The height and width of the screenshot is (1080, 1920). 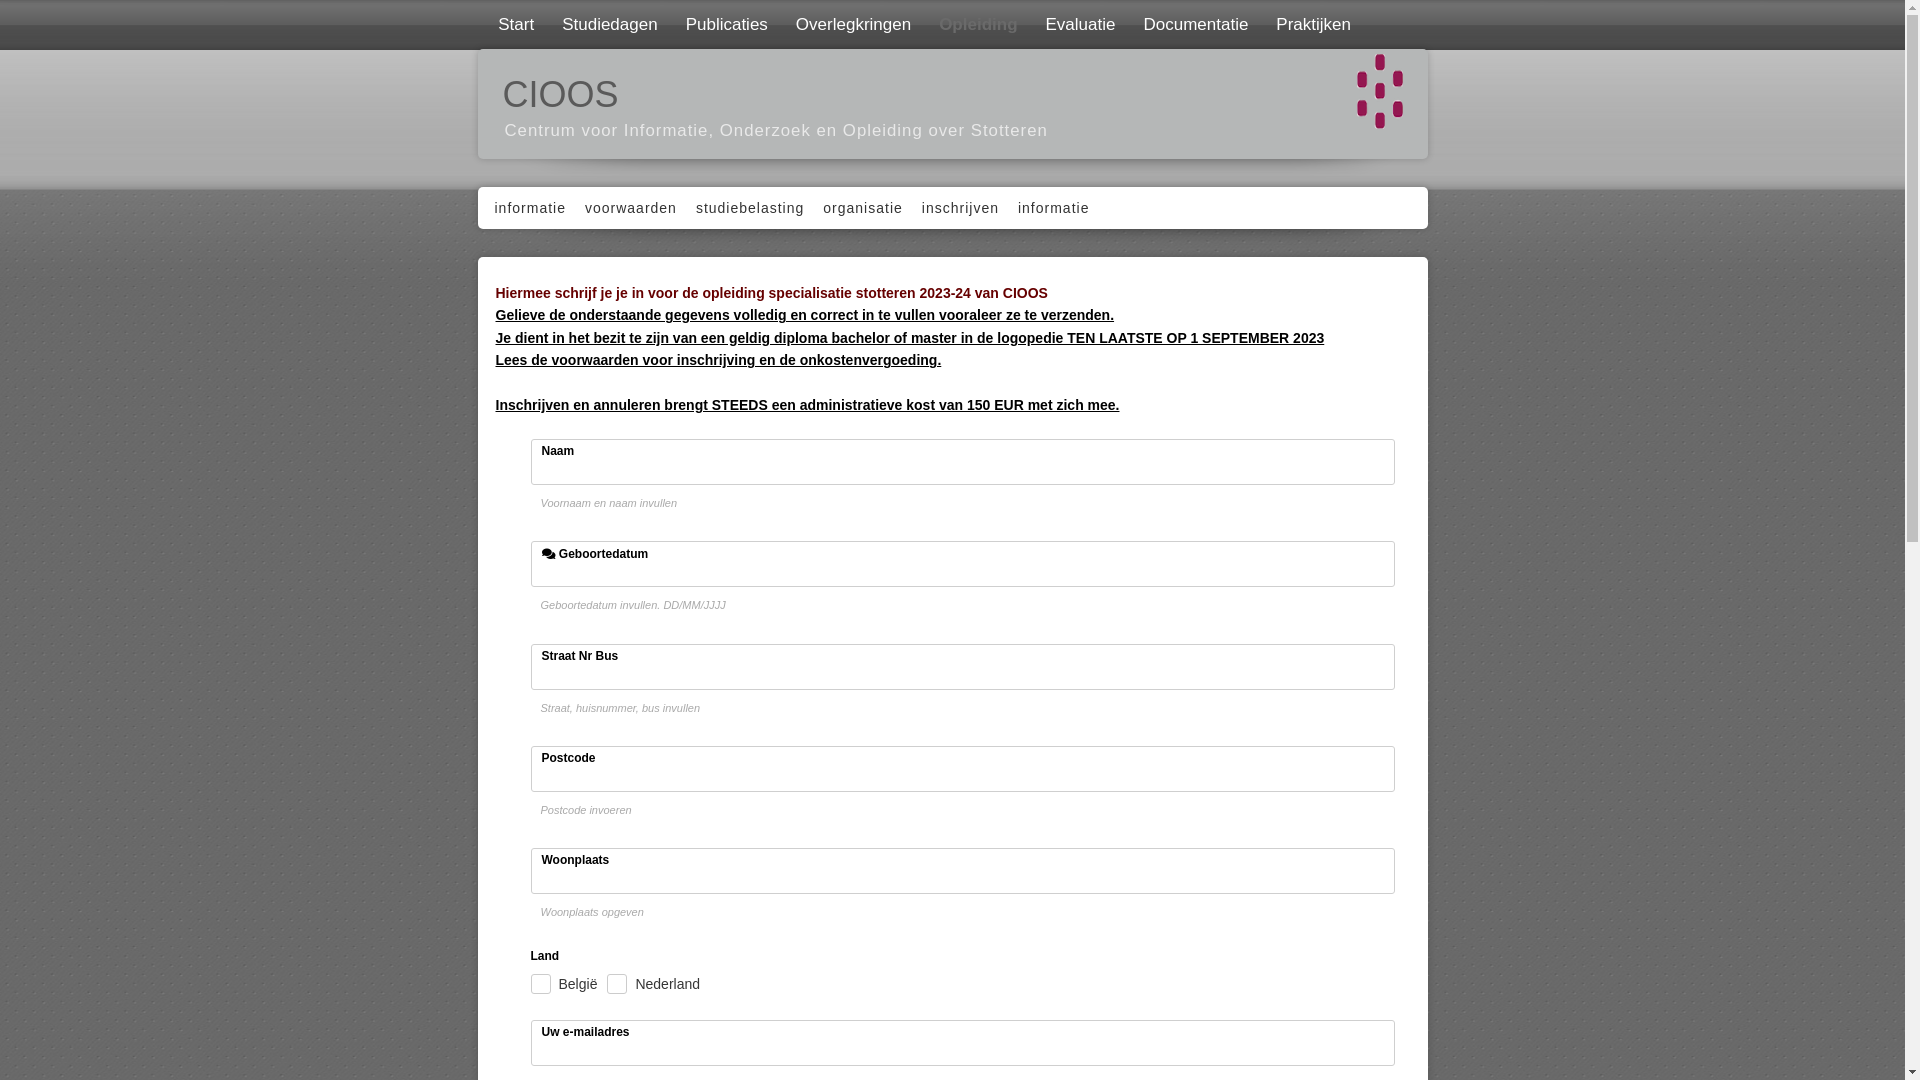 What do you see at coordinates (746, 208) in the screenshot?
I see `'studiebelasting'` at bounding box center [746, 208].